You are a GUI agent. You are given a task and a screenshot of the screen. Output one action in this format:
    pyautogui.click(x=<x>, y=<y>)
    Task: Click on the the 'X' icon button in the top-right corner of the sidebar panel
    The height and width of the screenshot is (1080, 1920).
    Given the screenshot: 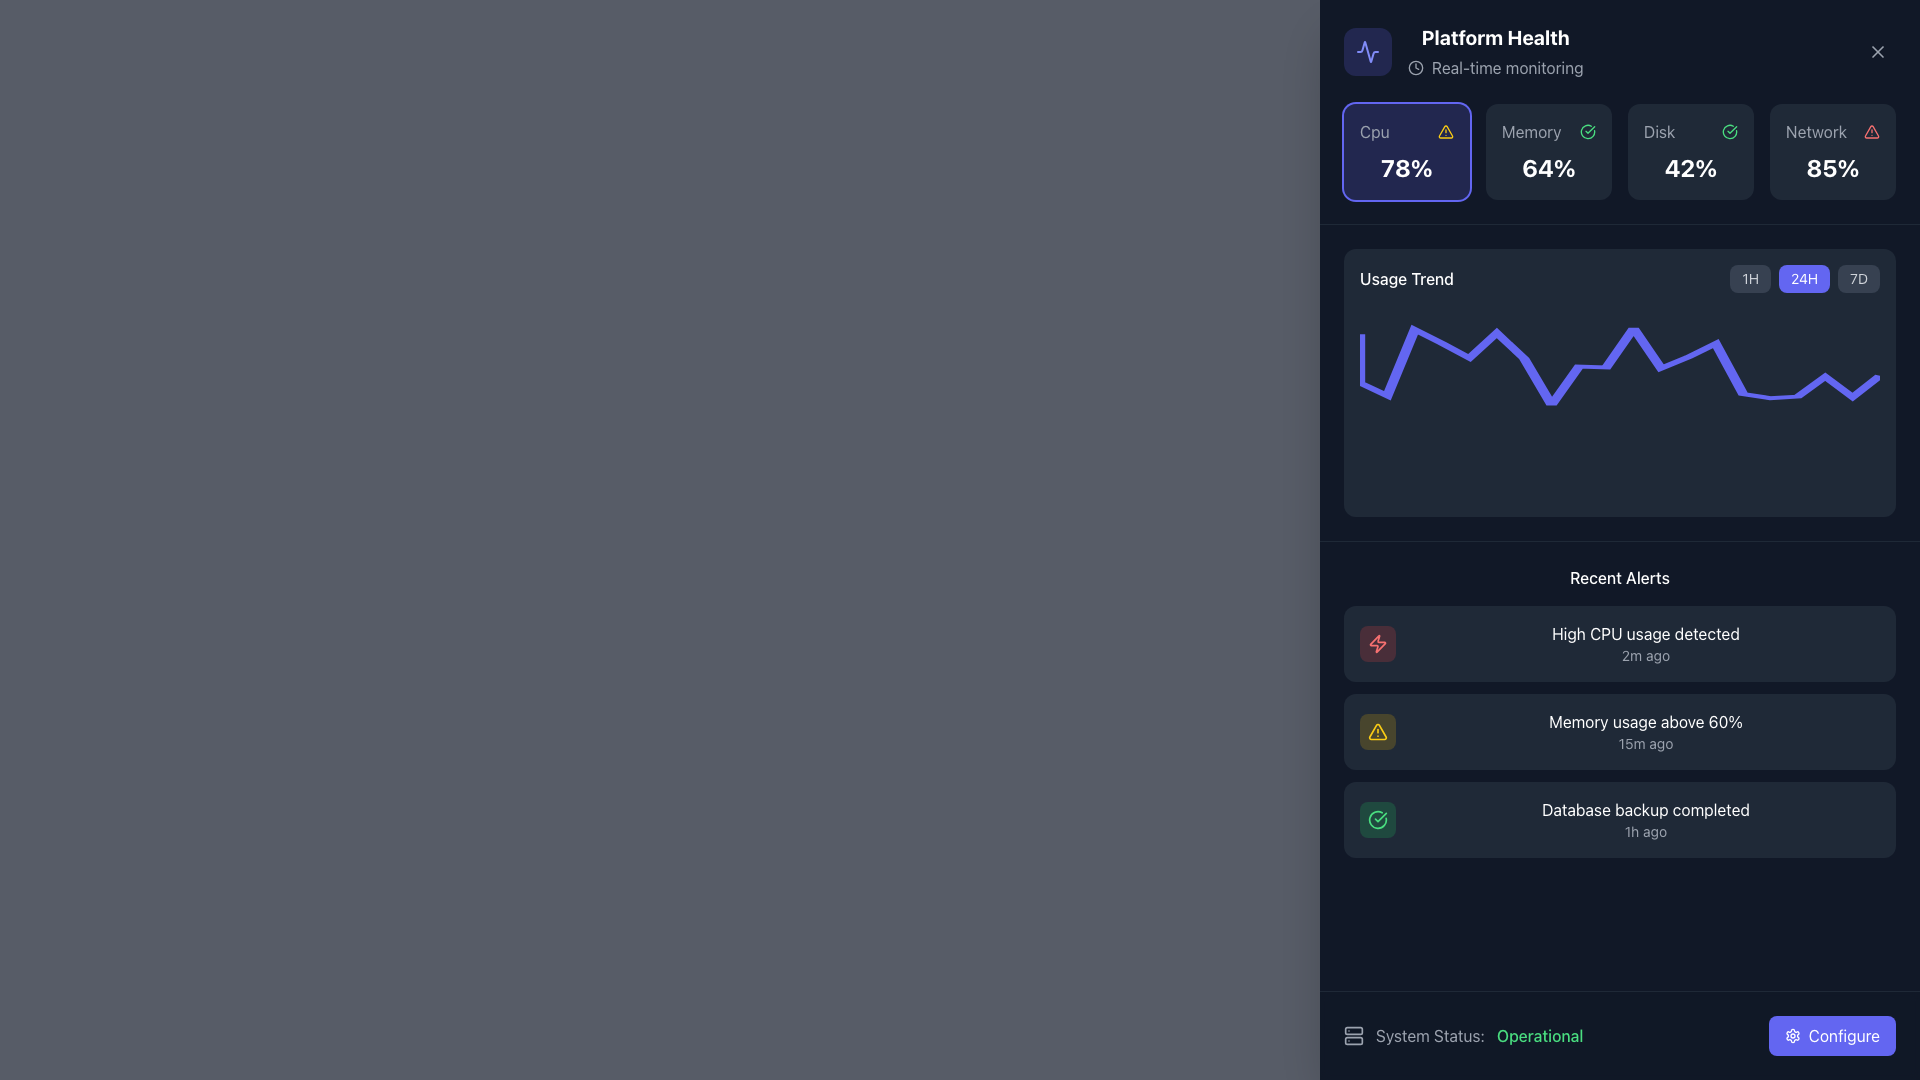 What is the action you would take?
    pyautogui.click(x=1876, y=50)
    